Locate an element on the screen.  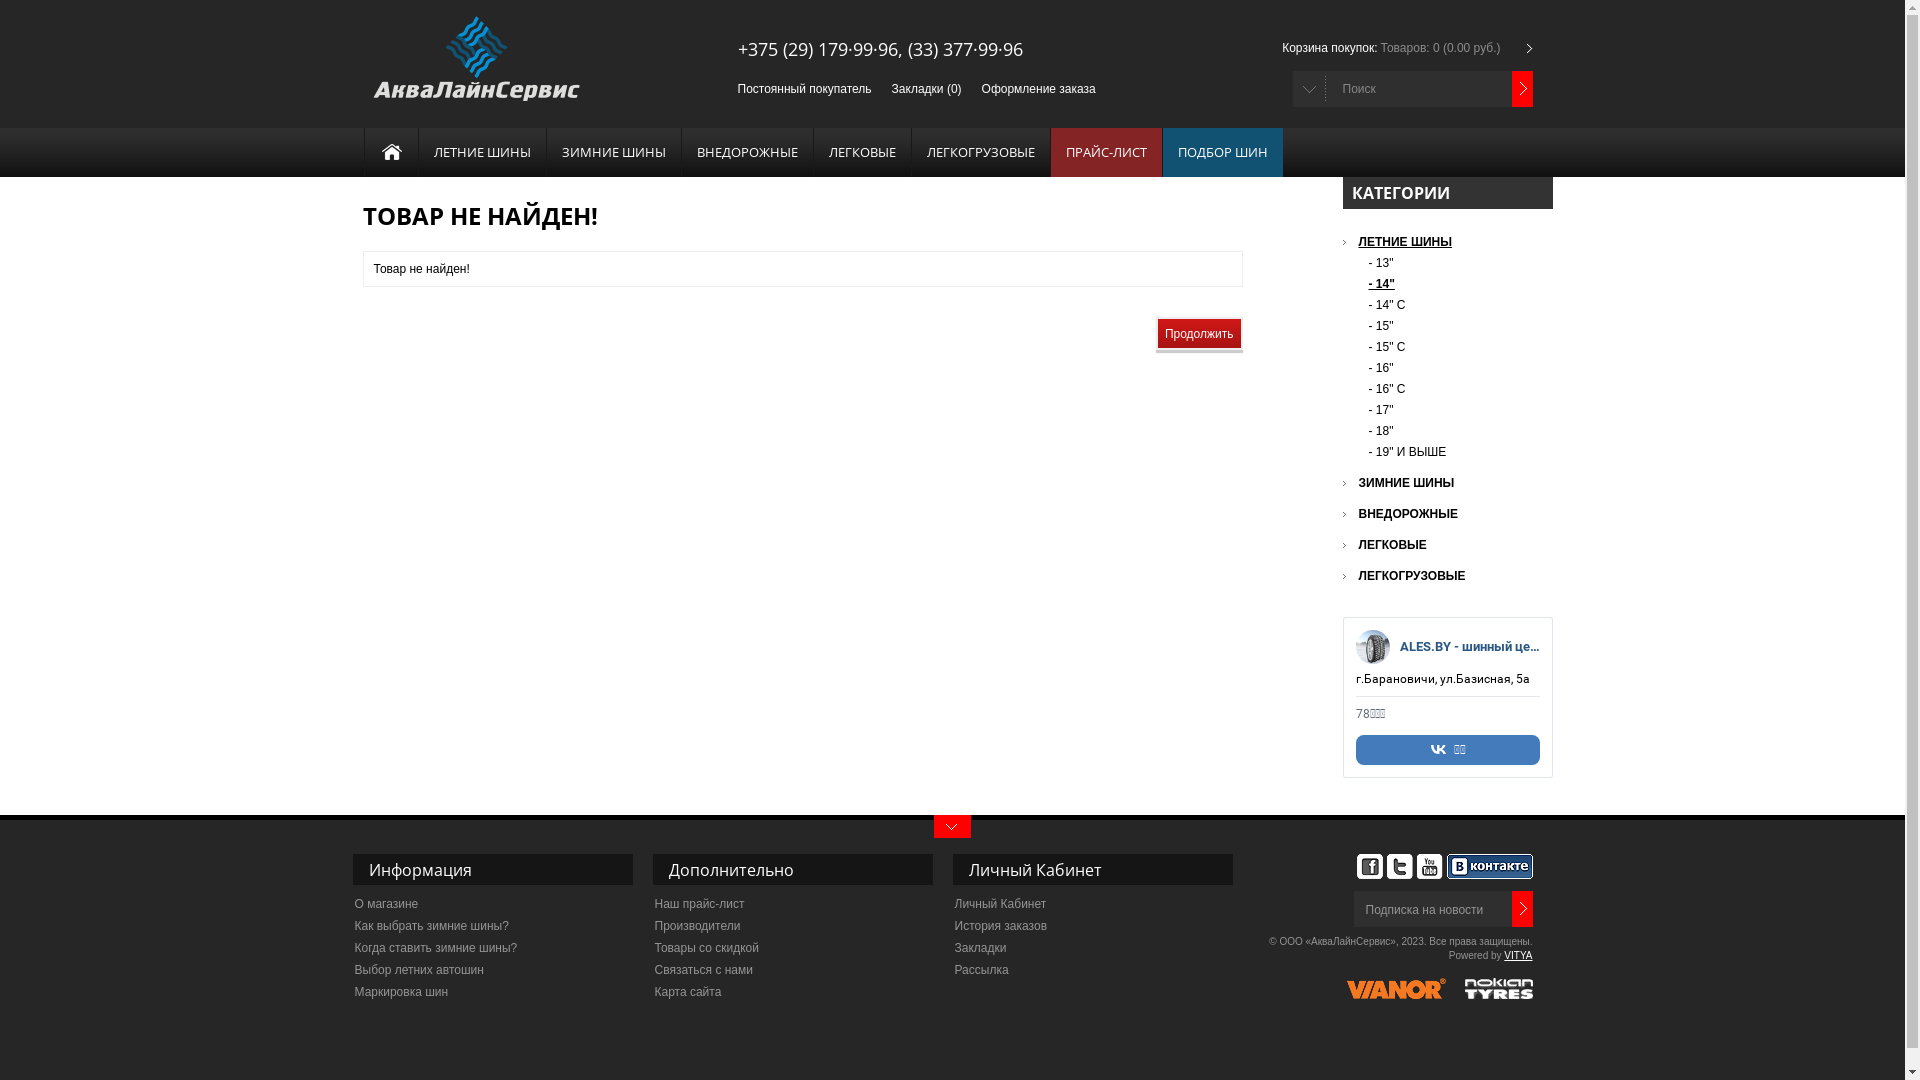
'- 16" C' is located at coordinates (1453, 389).